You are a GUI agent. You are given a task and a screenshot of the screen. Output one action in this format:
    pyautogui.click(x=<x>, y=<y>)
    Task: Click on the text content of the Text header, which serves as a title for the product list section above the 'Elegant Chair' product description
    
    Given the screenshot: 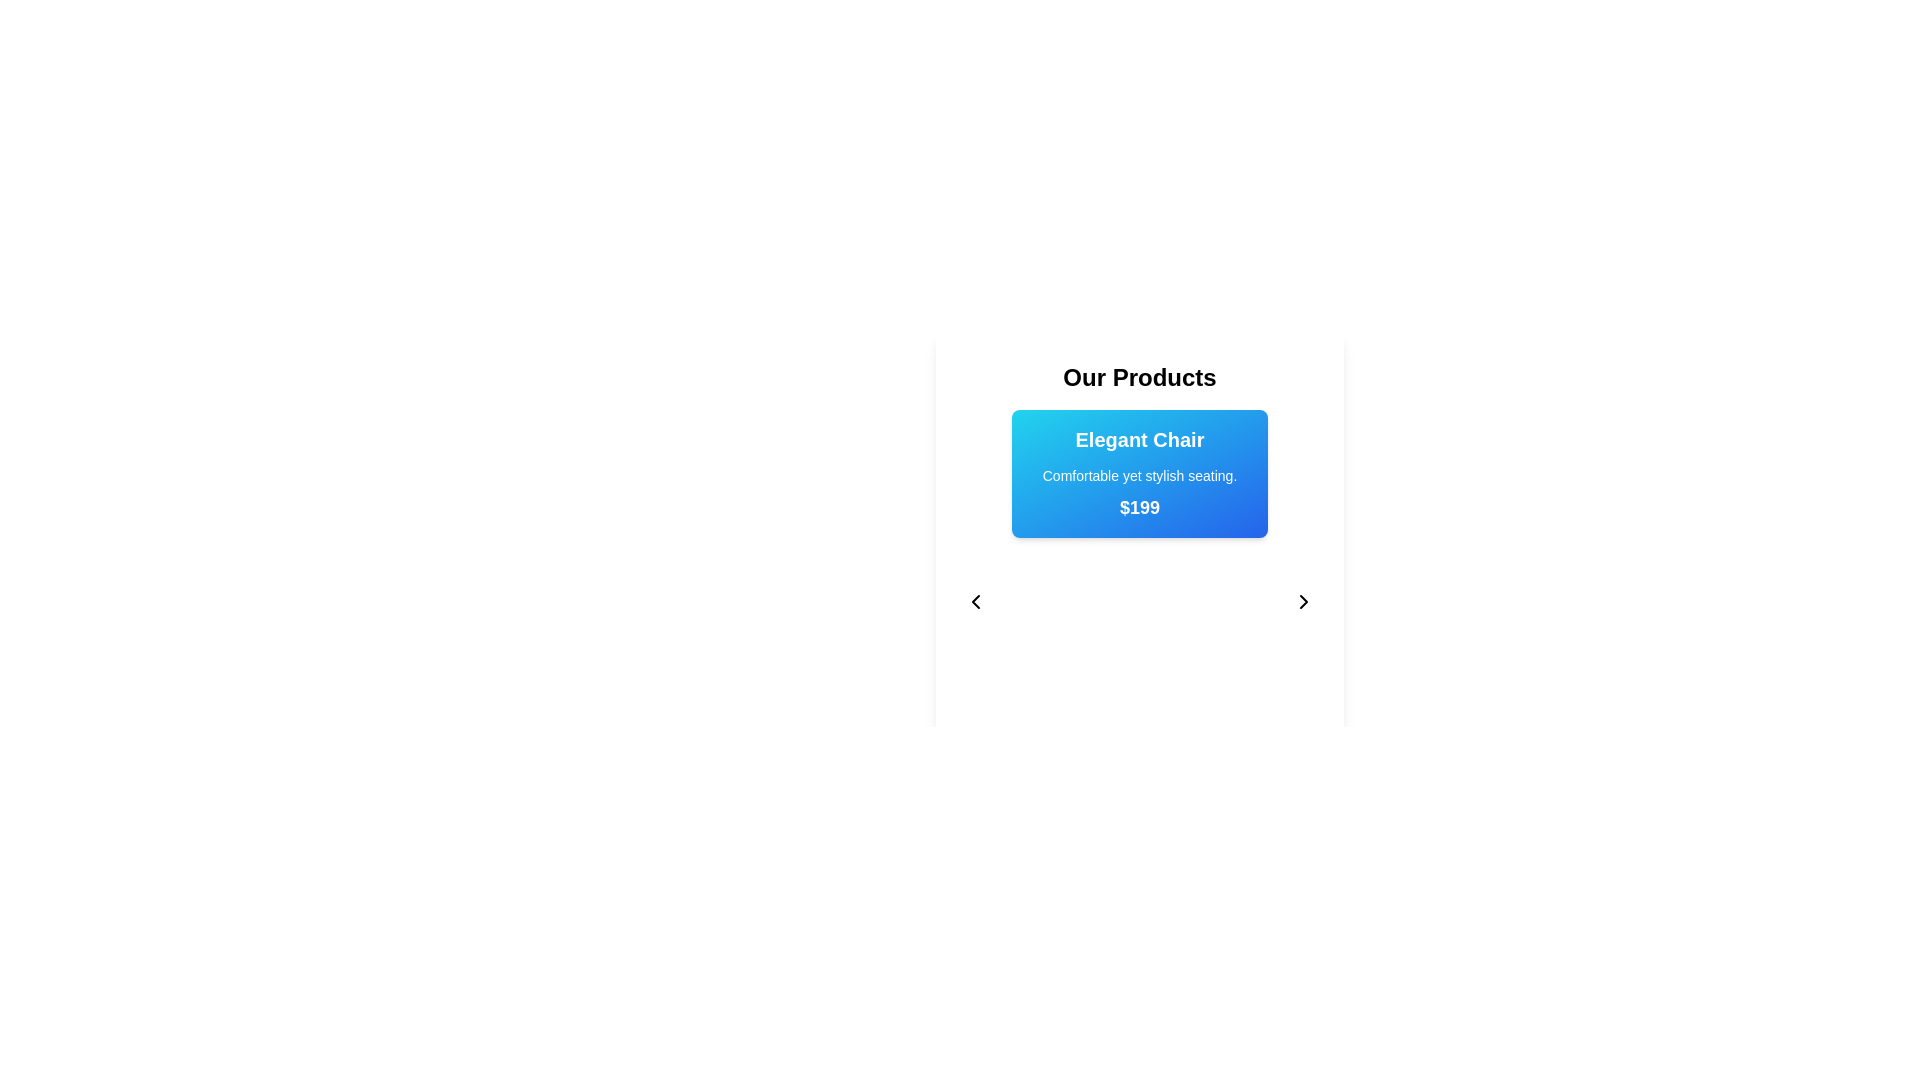 What is the action you would take?
    pyautogui.click(x=1140, y=378)
    